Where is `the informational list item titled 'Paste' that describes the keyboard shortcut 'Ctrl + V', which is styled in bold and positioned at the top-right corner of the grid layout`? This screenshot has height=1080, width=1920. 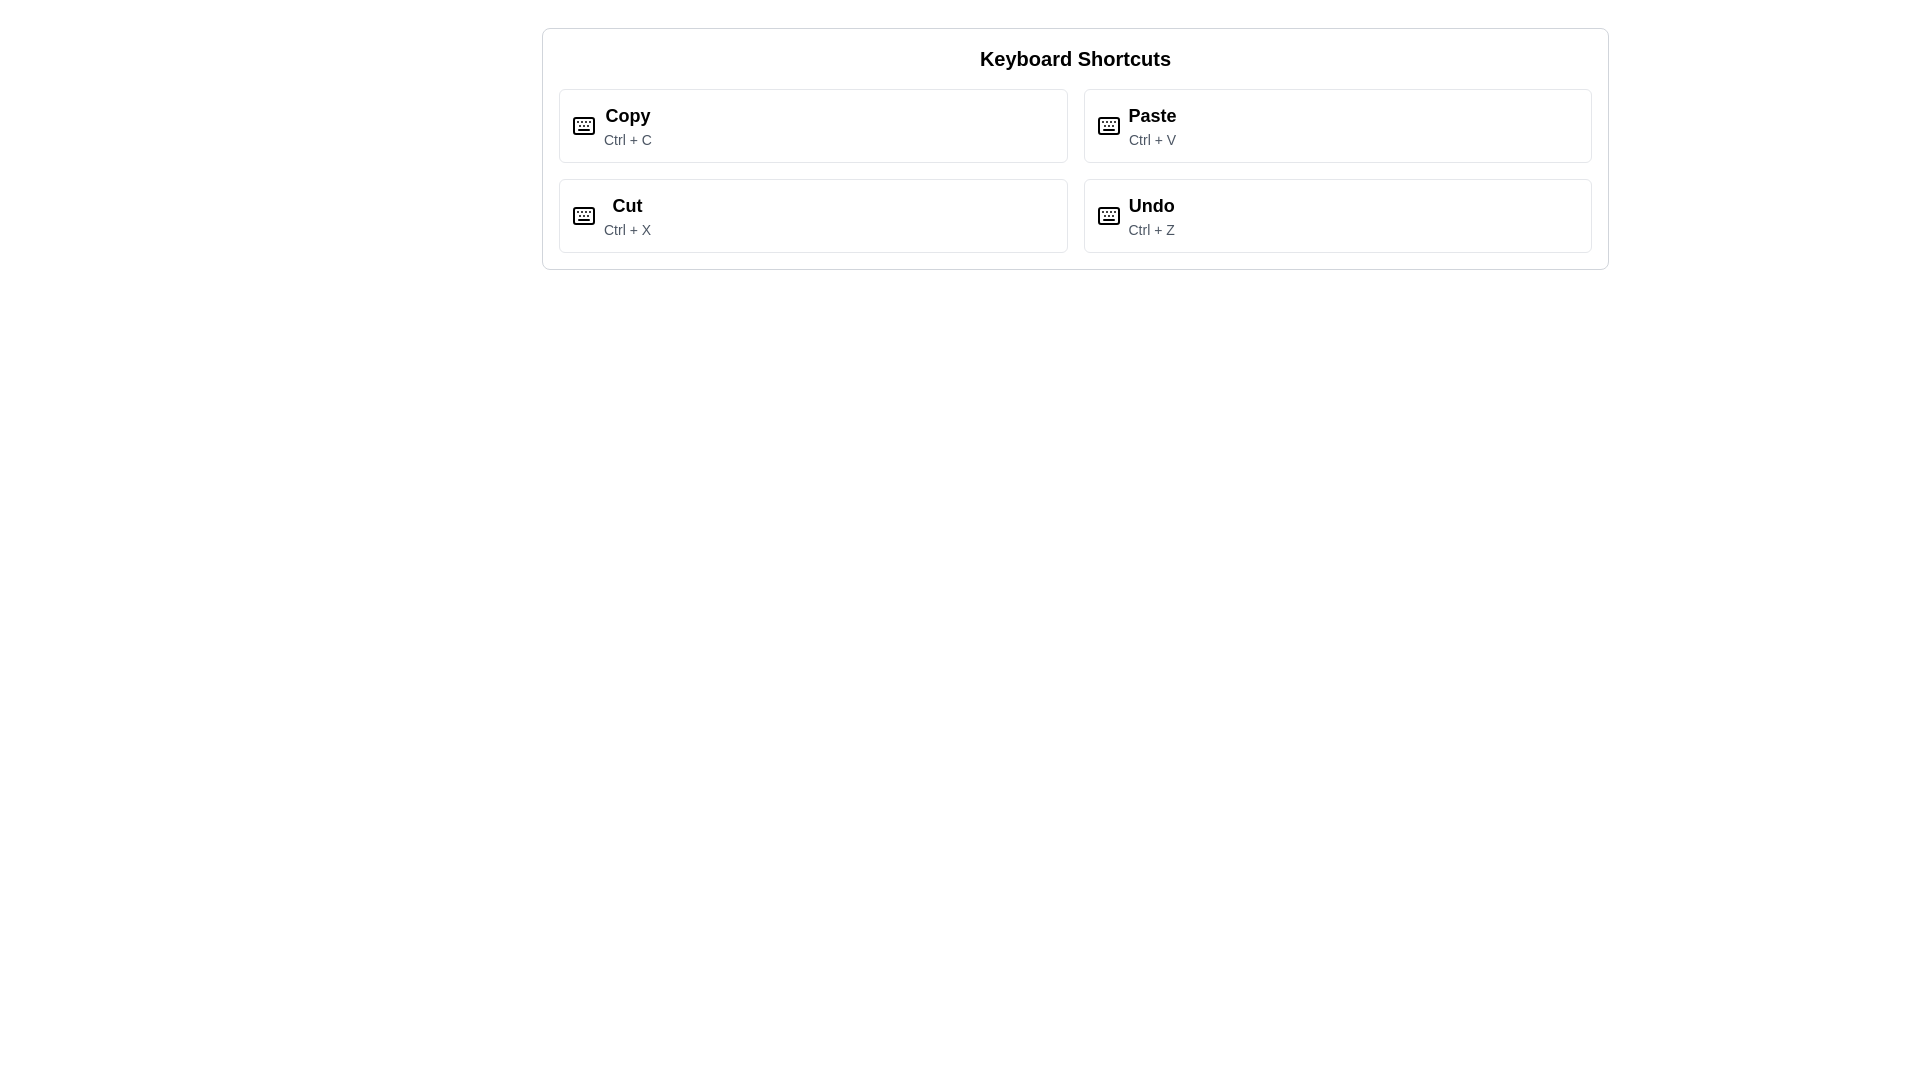
the informational list item titled 'Paste' that describes the keyboard shortcut 'Ctrl + V', which is styled in bold and positioned at the top-right corner of the grid layout is located at coordinates (1152, 126).